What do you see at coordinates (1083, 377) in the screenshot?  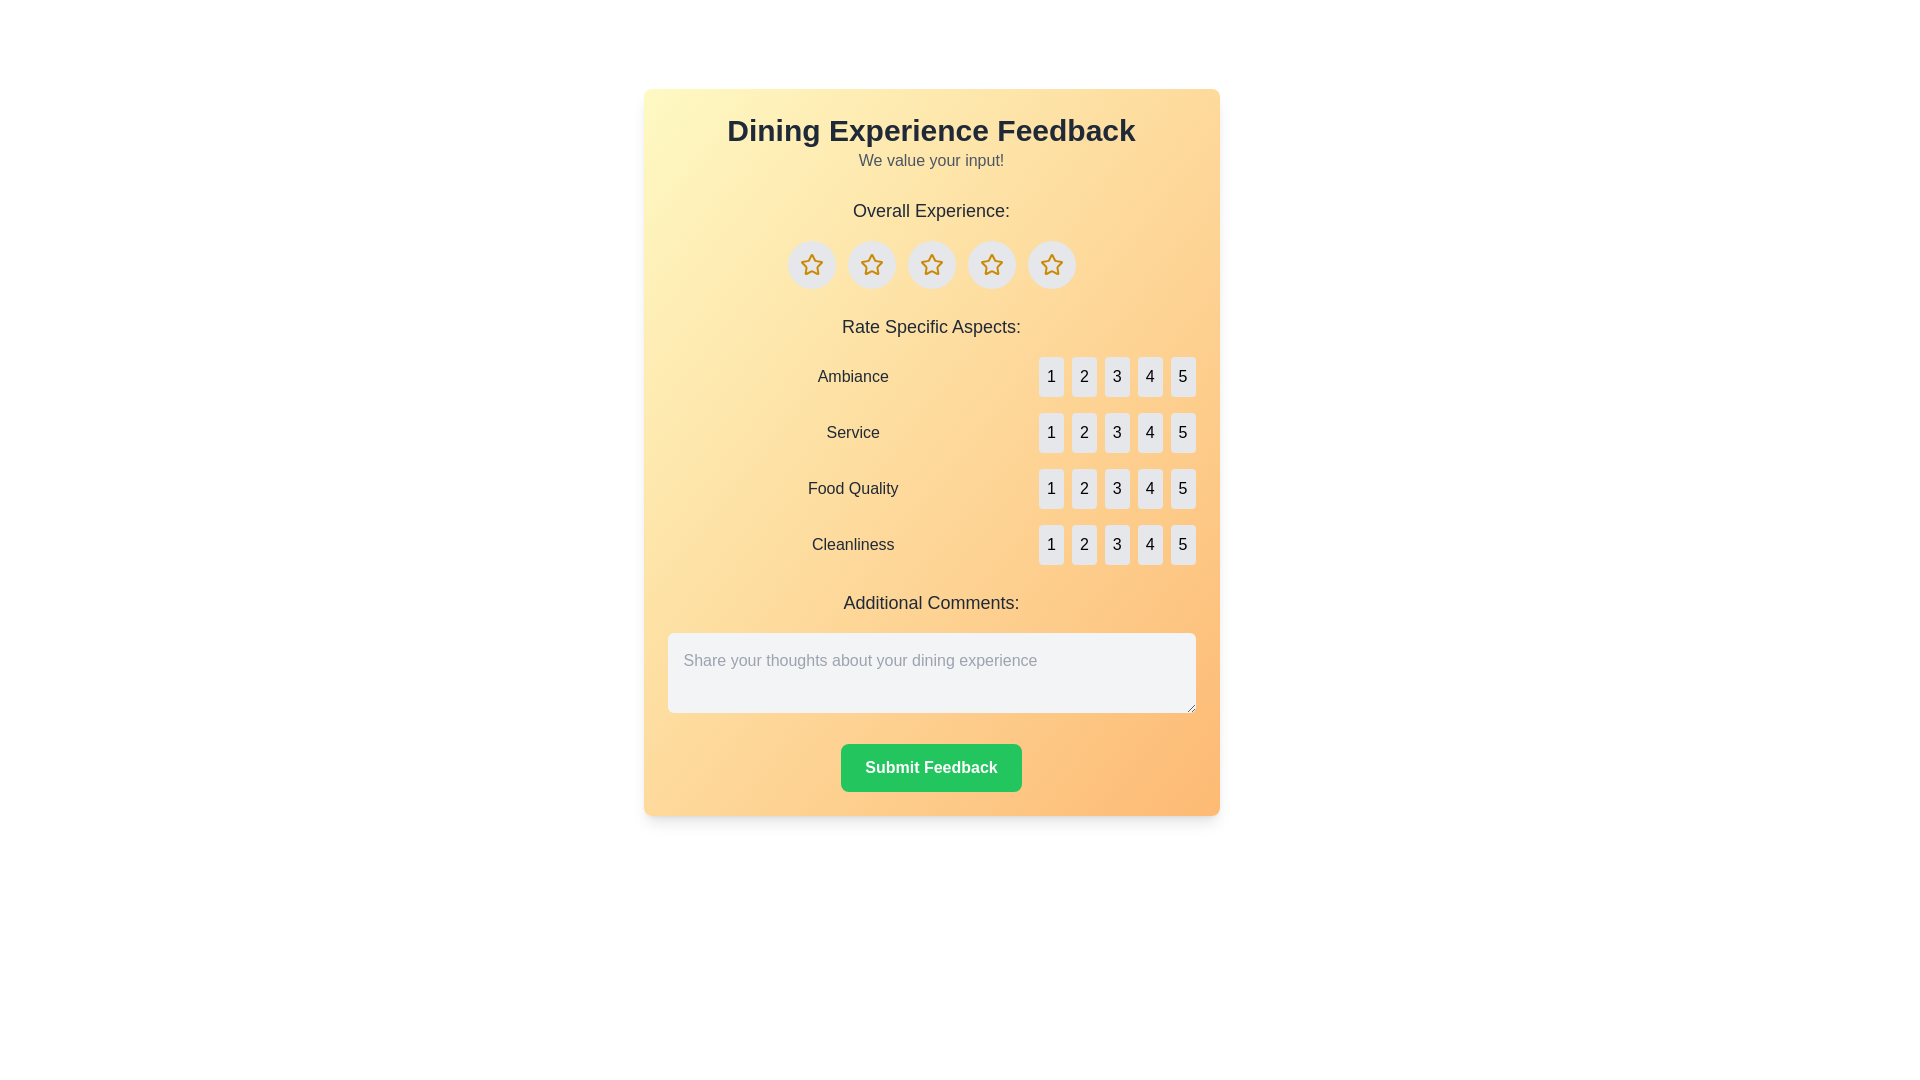 I see `the '2' rating button located beneath the 'Ambiance' label in the 'Rate Specific Aspects:' section` at bounding box center [1083, 377].